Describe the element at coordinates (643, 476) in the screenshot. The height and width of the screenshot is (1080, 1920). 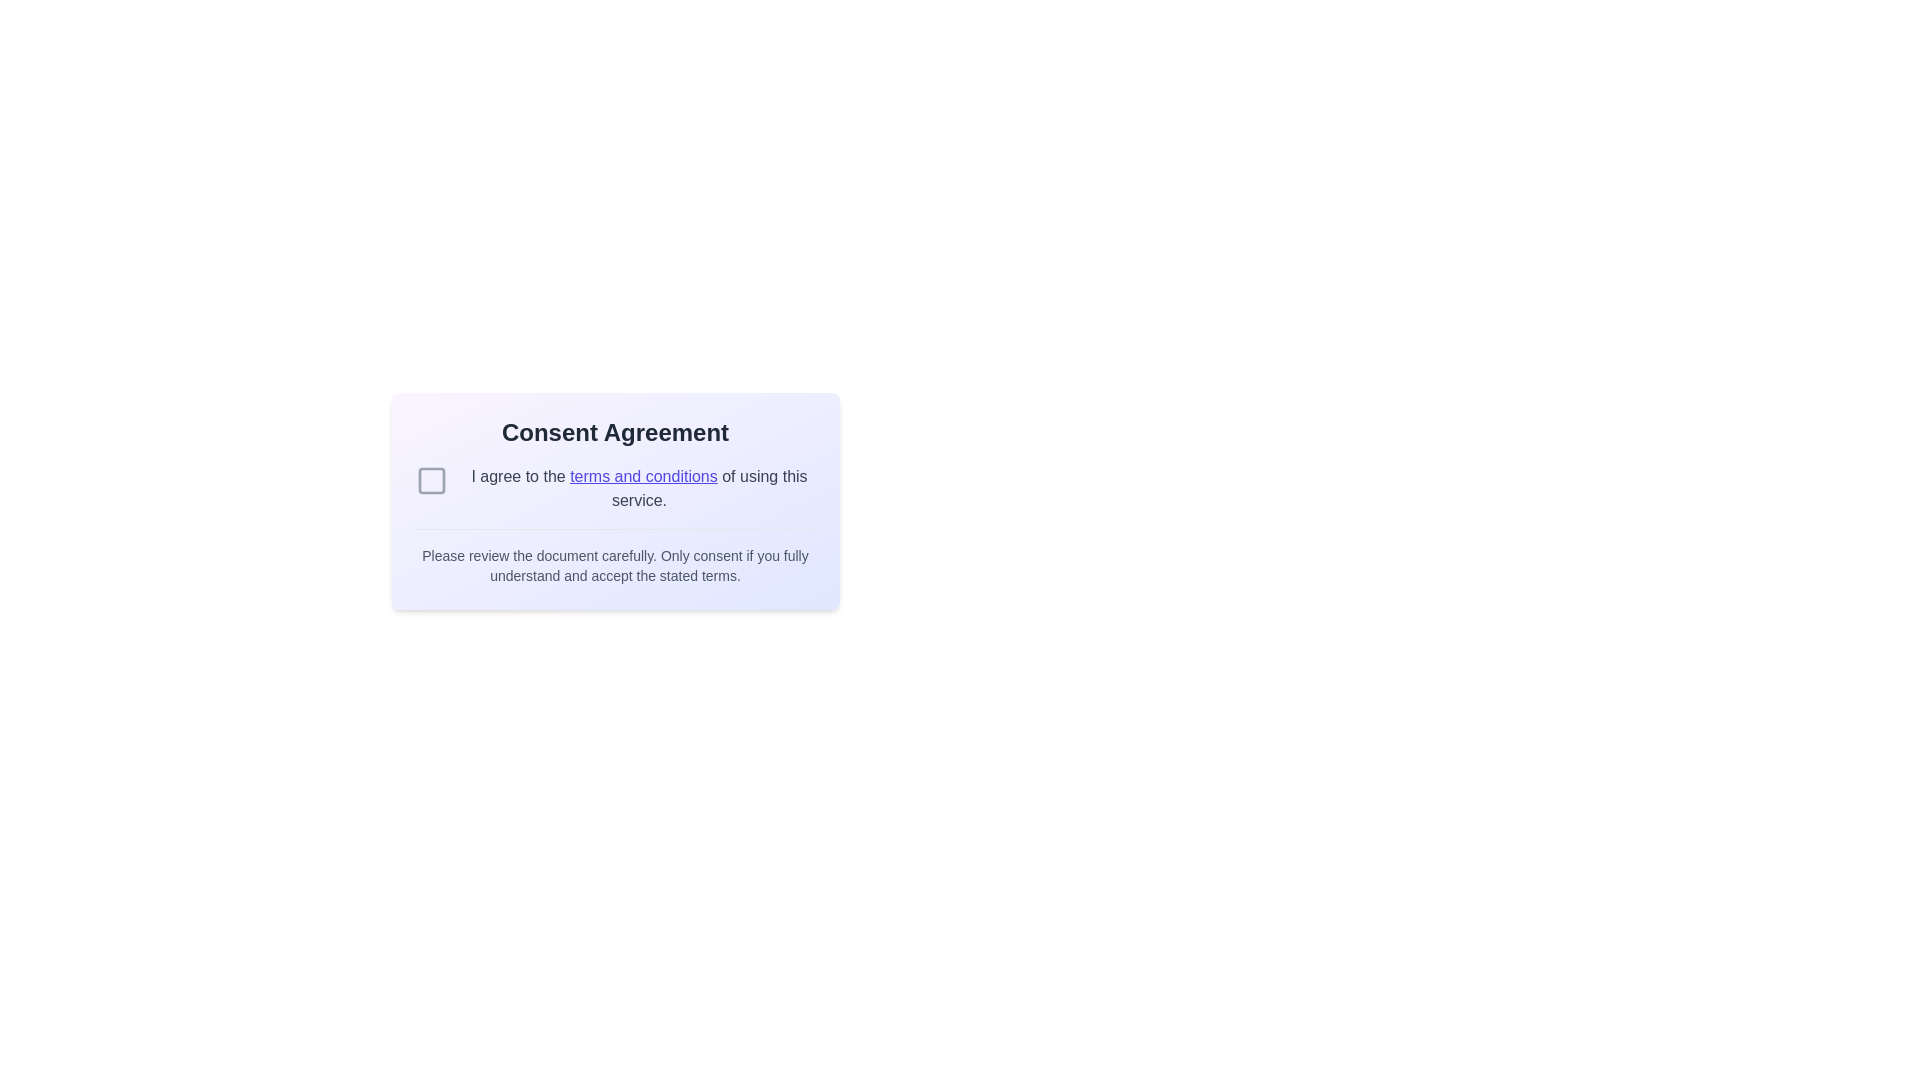
I see `the 'terms and conditions' hyperlink, which is indigo-colored and underlined, located within a consent agreement form` at that location.